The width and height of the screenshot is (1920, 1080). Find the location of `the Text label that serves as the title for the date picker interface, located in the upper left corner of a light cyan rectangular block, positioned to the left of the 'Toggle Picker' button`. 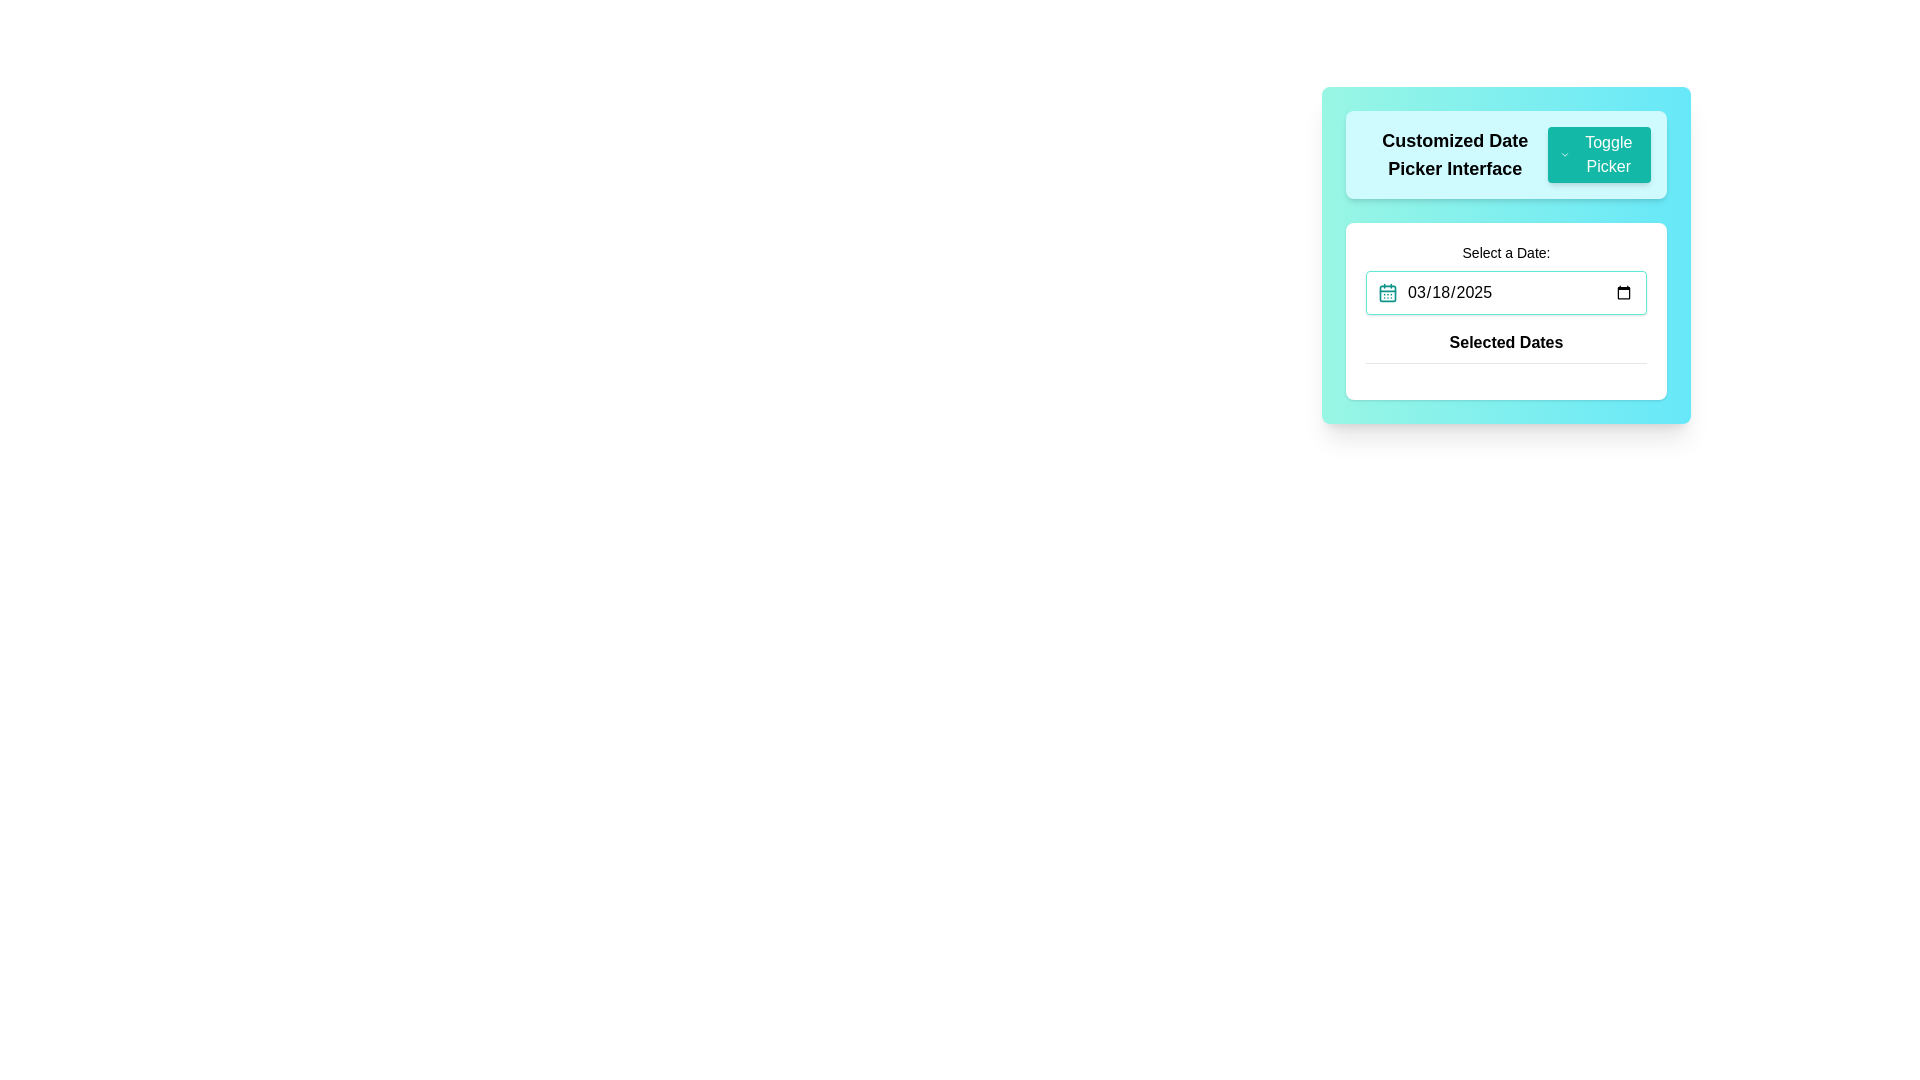

the Text label that serves as the title for the date picker interface, located in the upper left corner of a light cyan rectangular block, positioned to the left of the 'Toggle Picker' button is located at coordinates (1455, 153).